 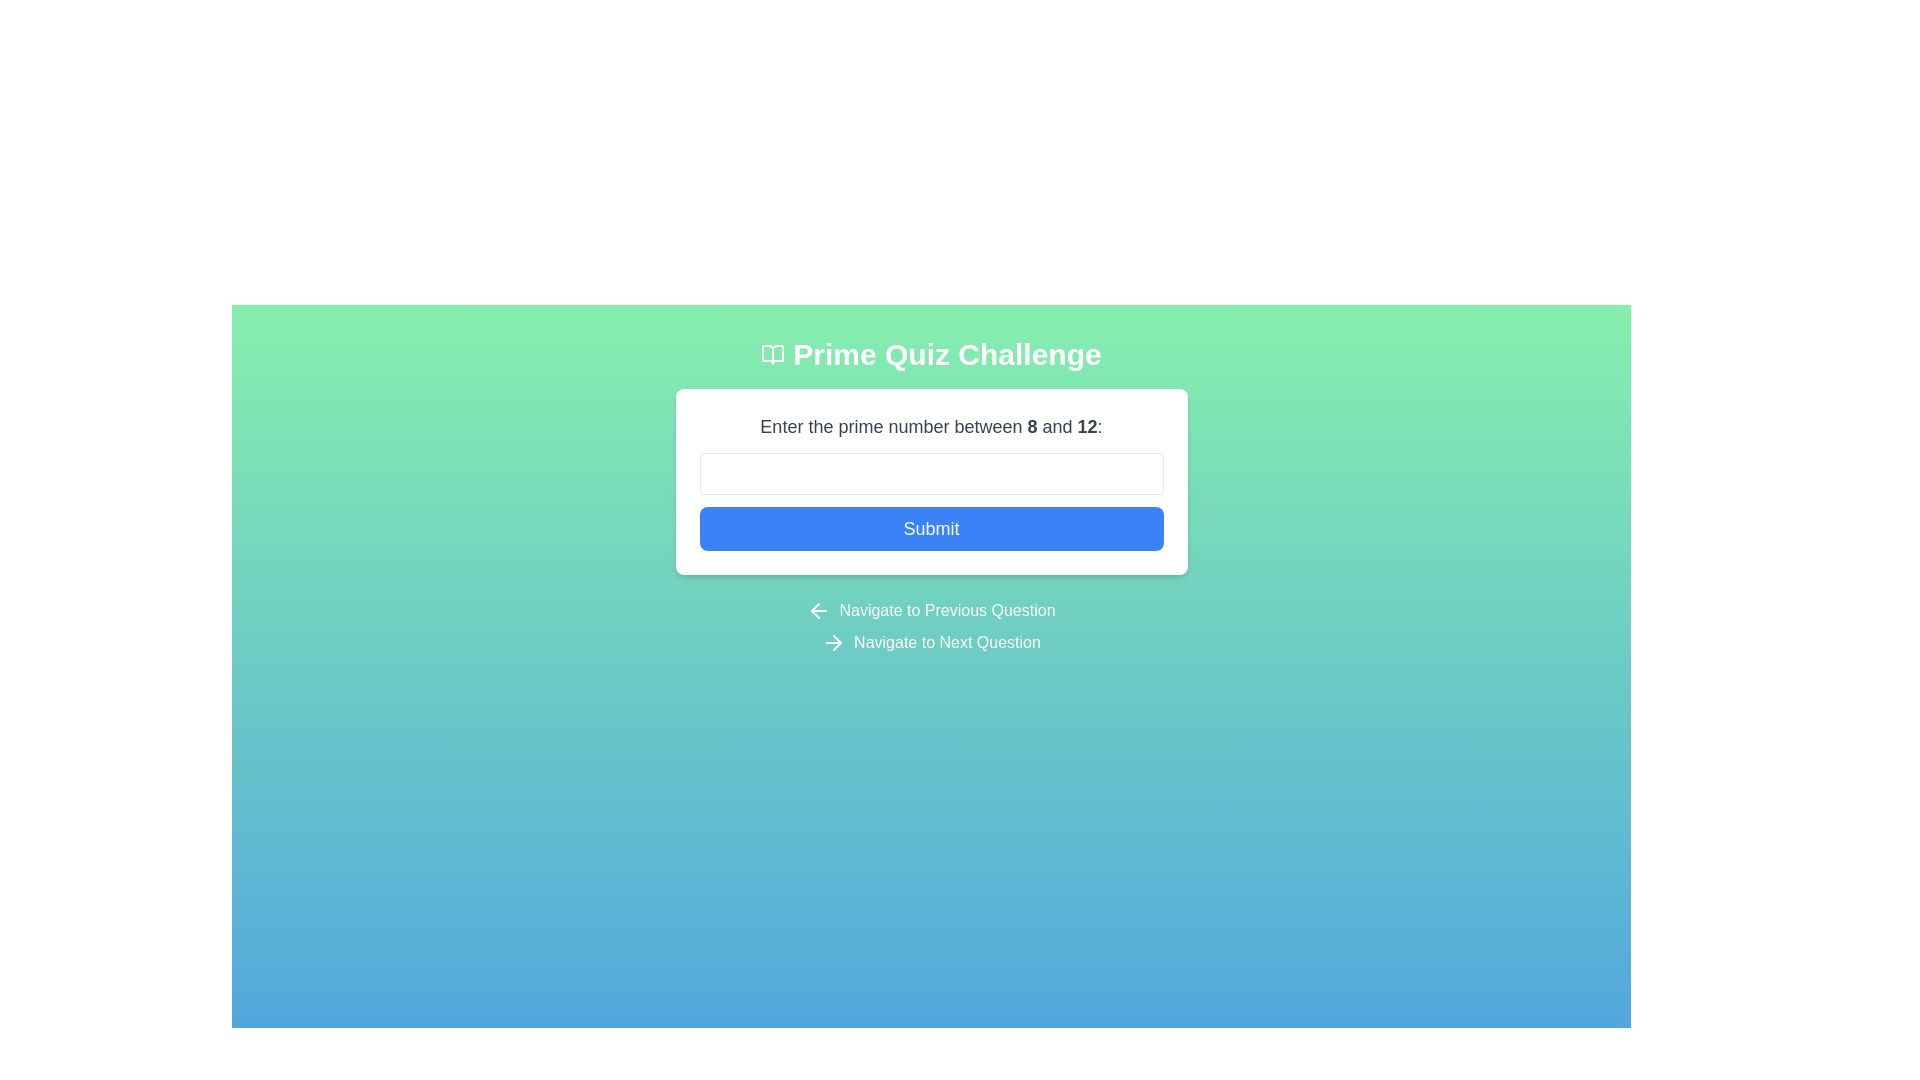 I want to click on the navigation icon indicating direction to the next question, located to the left of the text 'Navigate to Next Question', so click(x=834, y=643).